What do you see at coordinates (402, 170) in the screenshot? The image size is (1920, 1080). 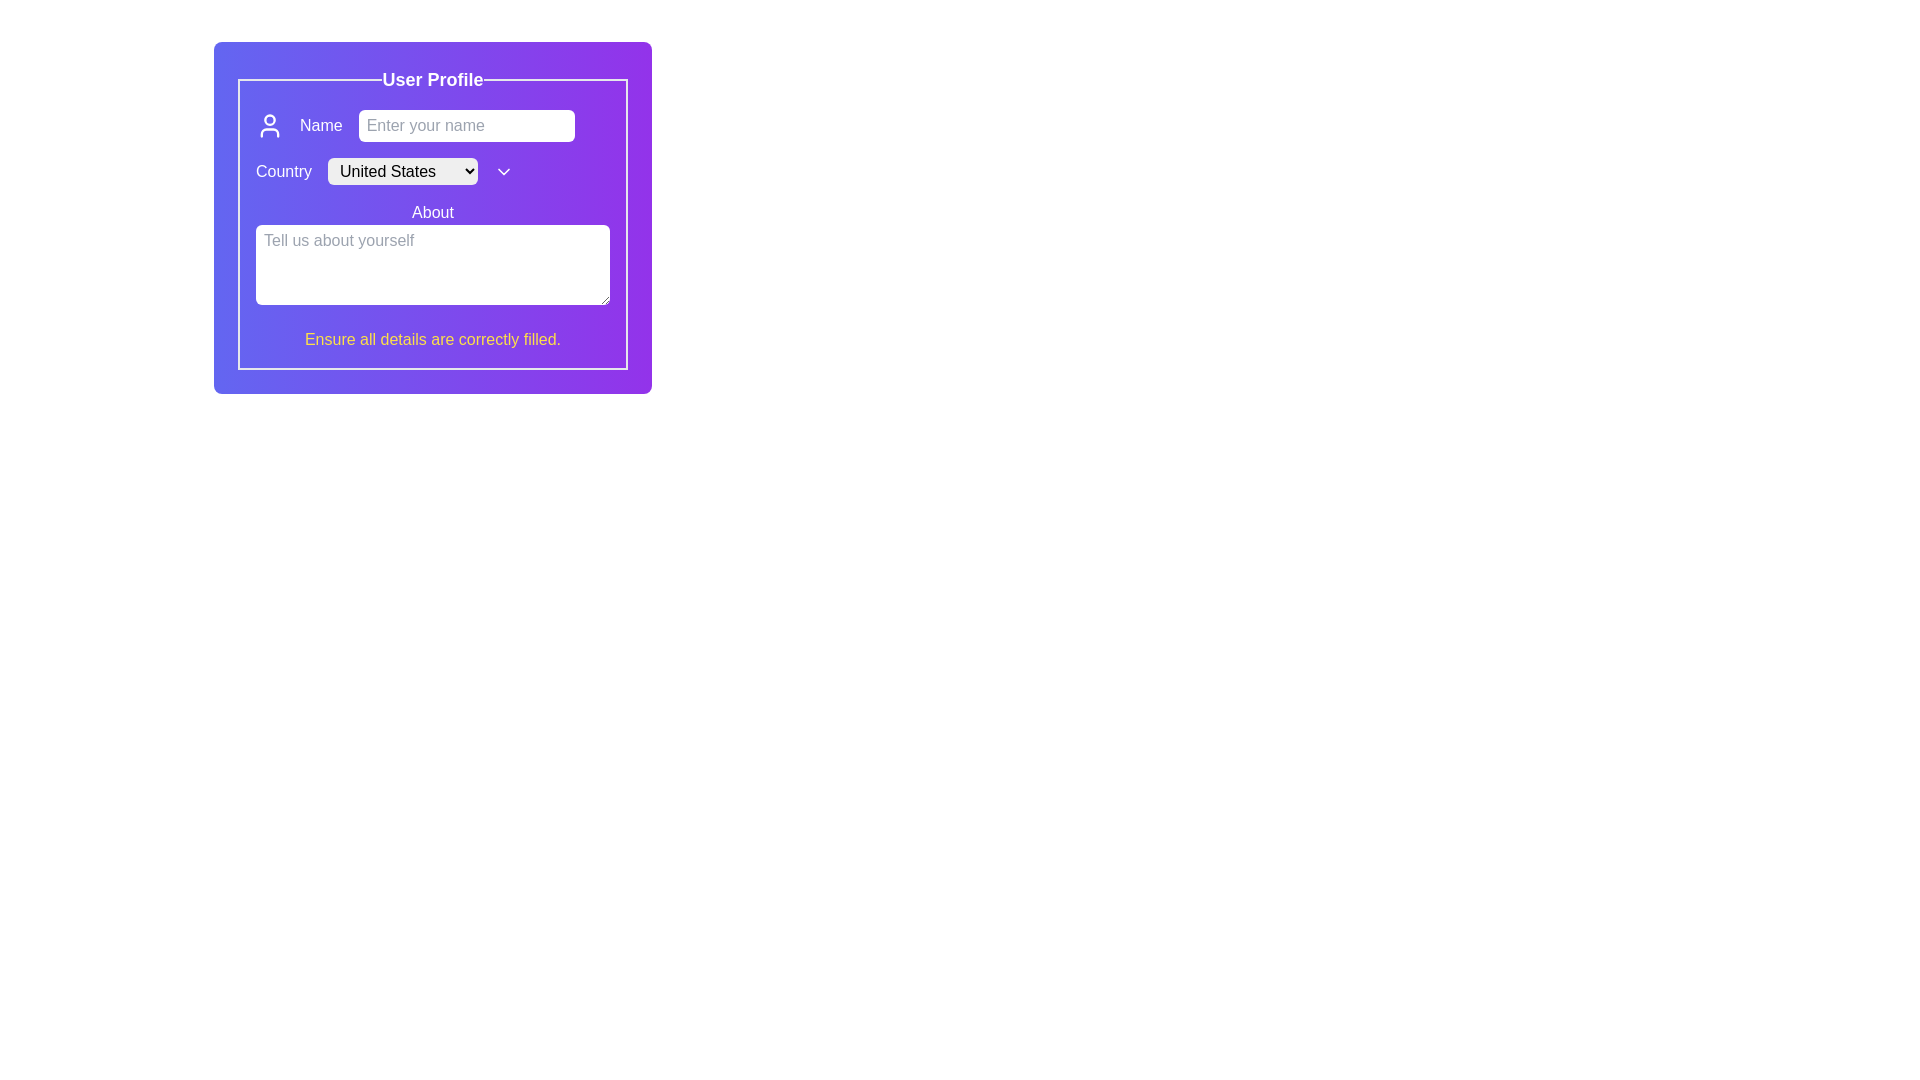 I see `the Dropdown menu located in the 'Country' section of the profile UI` at bounding box center [402, 170].